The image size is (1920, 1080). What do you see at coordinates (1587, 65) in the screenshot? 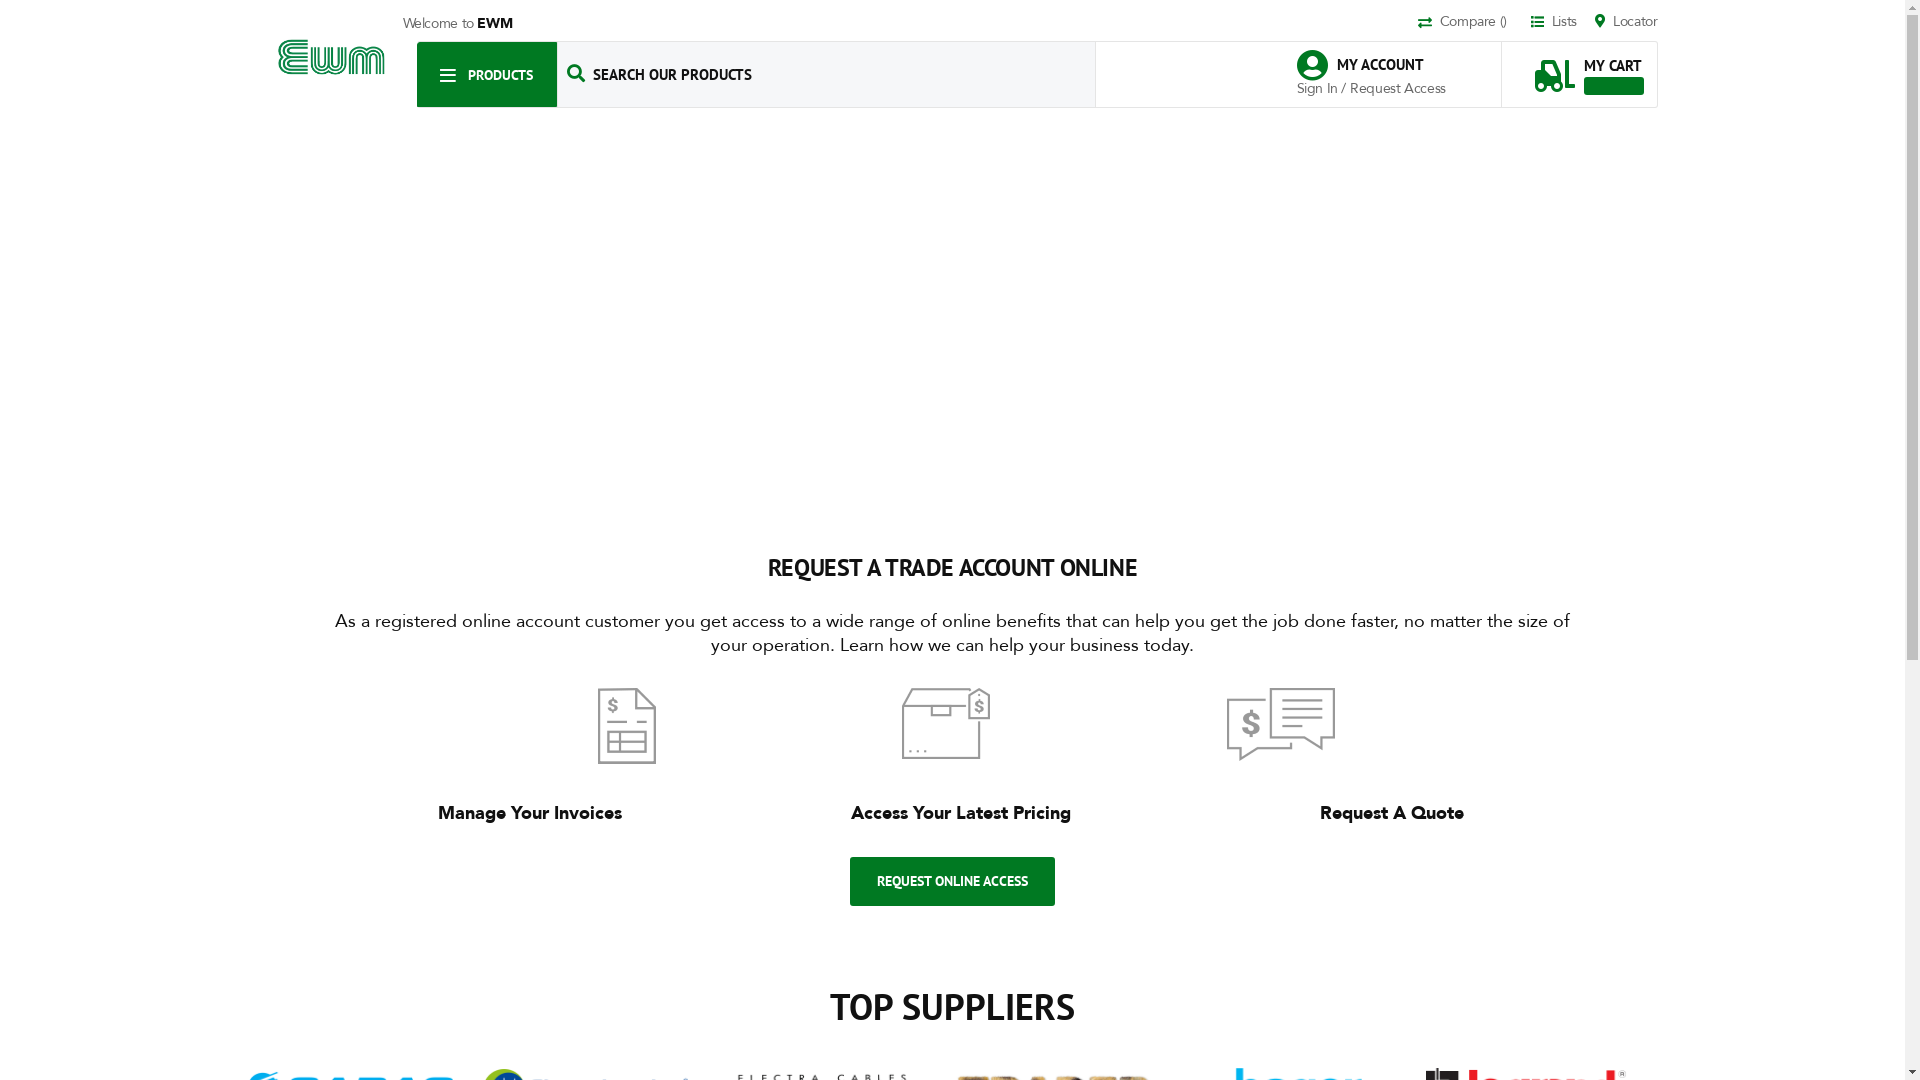
I see `'MY CART'` at bounding box center [1587, 65].